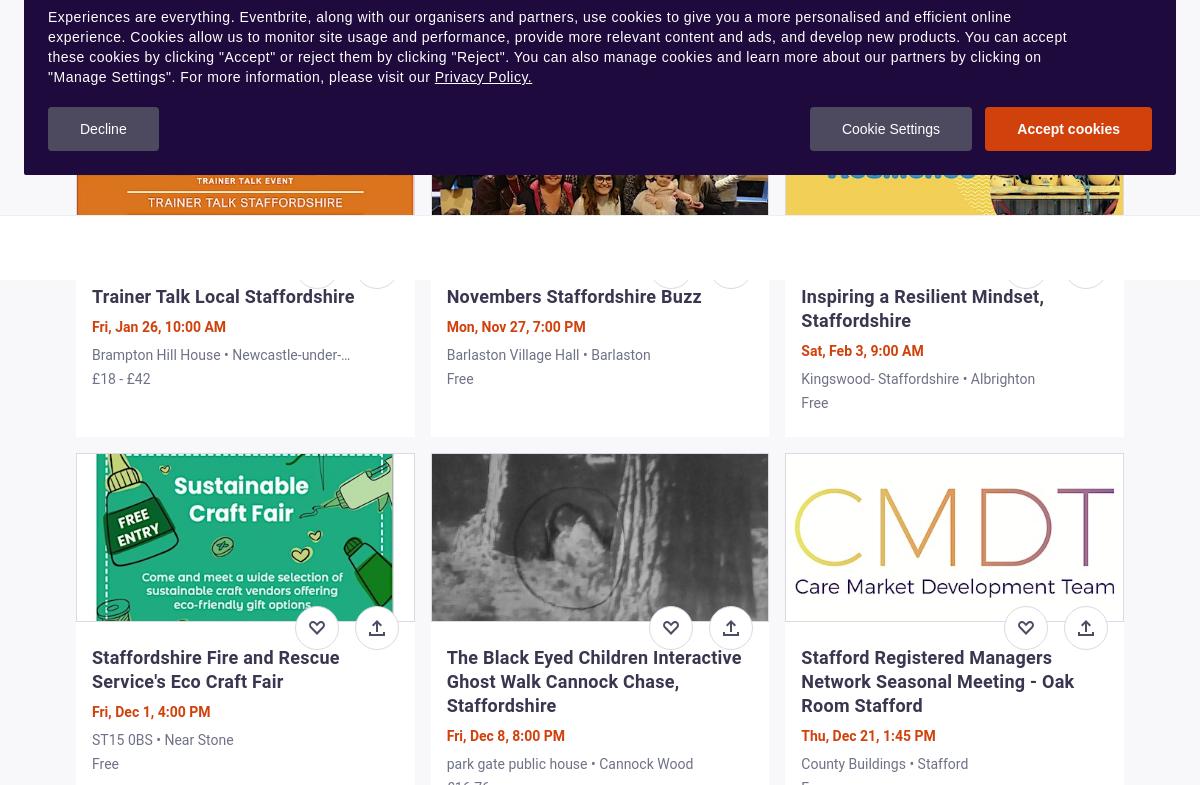 This screenshot has height=785, width=1200. Describe the element at coordinates (446, 294) in the screenshot. I see `'Novembers Staffordshire Buzz'` at that location.